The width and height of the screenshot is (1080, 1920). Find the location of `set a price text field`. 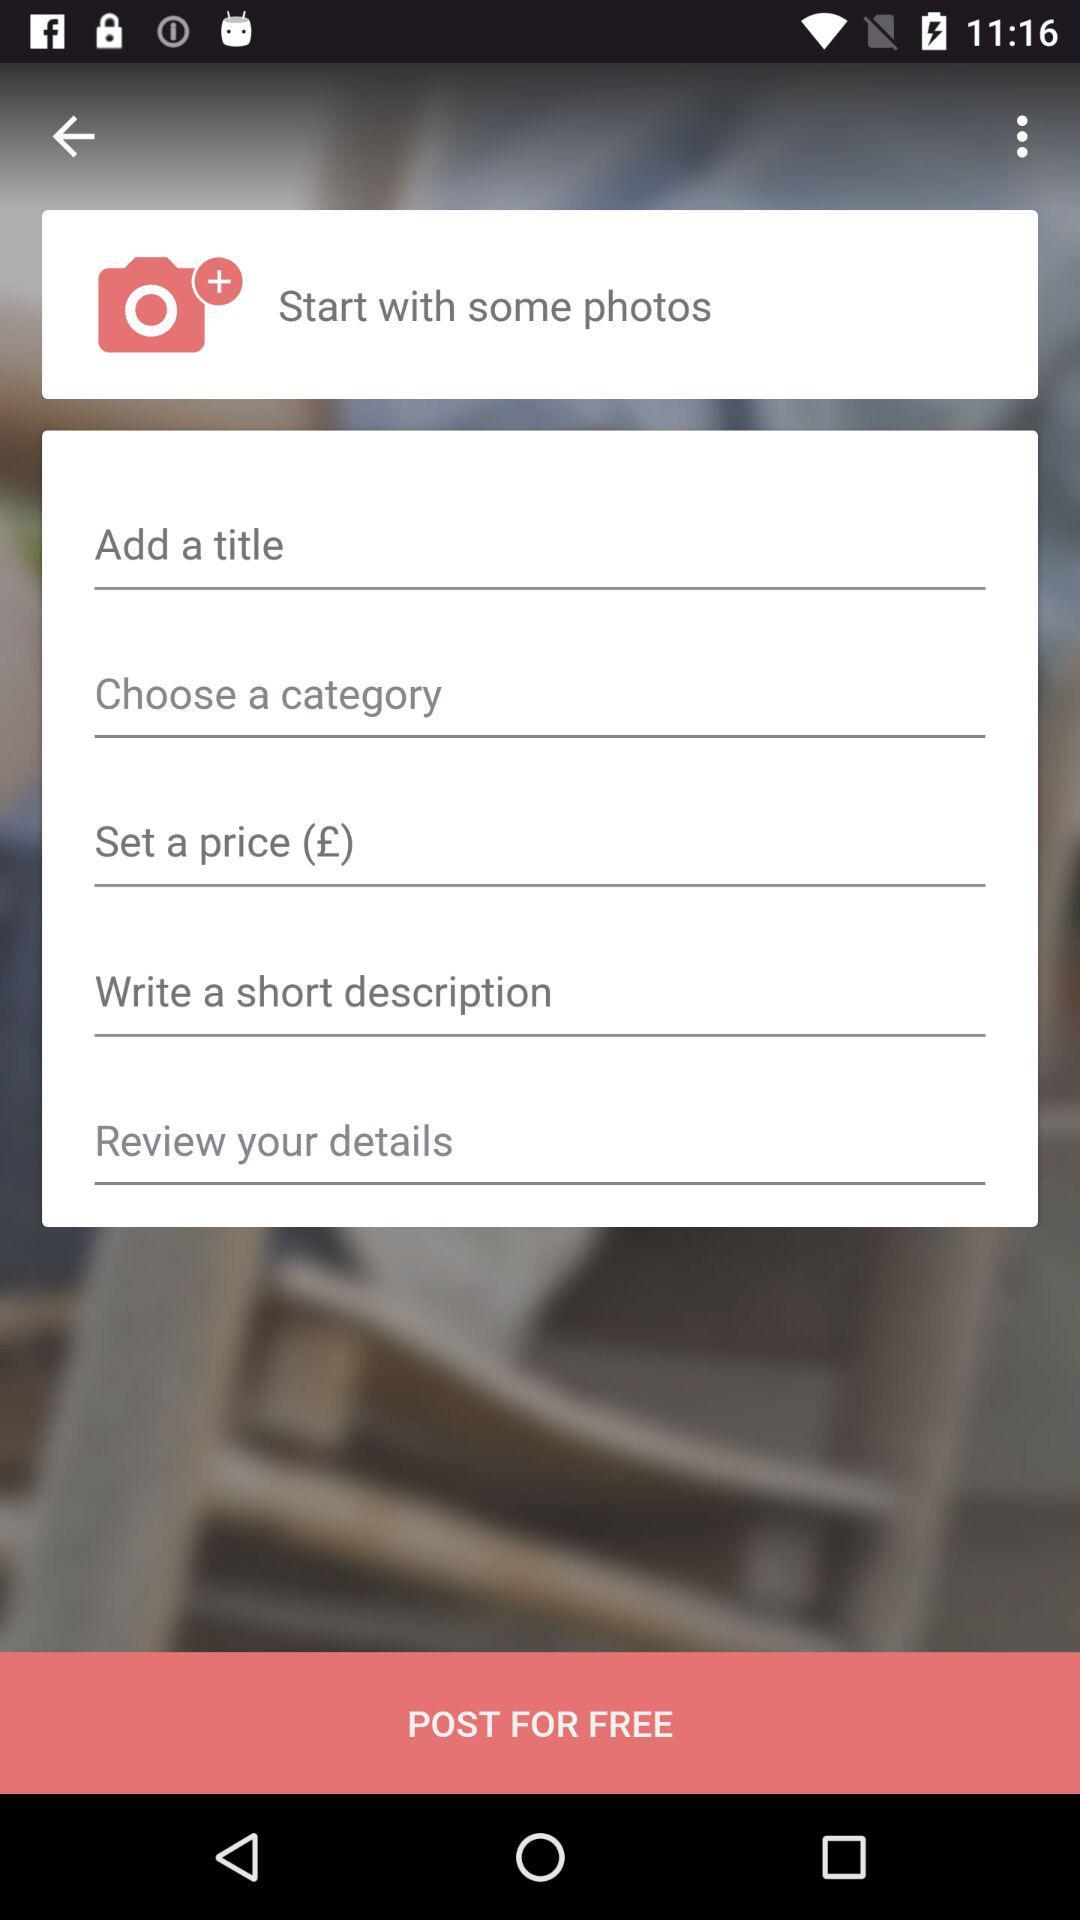

set a price text field is located at coordinates (540, 843).